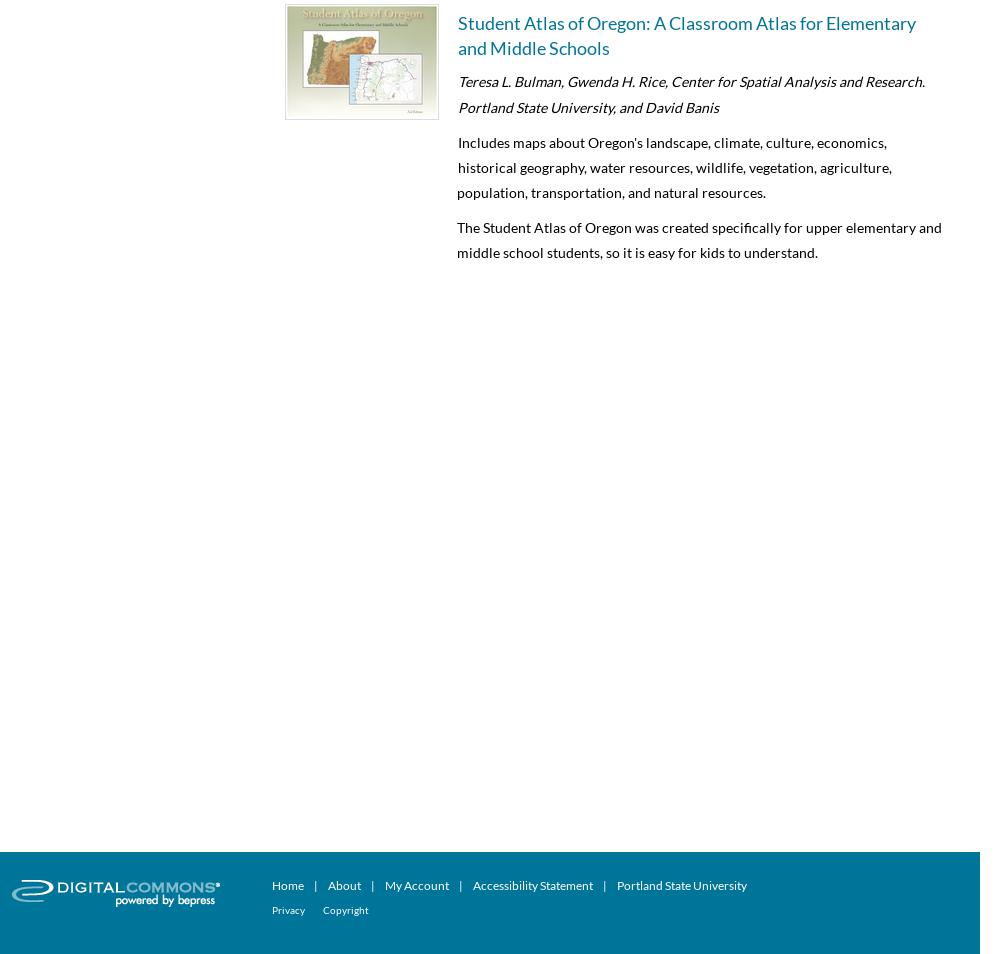 The width and height of the screenshot is (996, 954). What do you see at coordinates (699, 240) in the screenshot?
I see `'The Student Atlas of Oregon was created specifically for upper elementary and middle school students, so it is easy for kids to understand.'` at bounding box center [699, 240].